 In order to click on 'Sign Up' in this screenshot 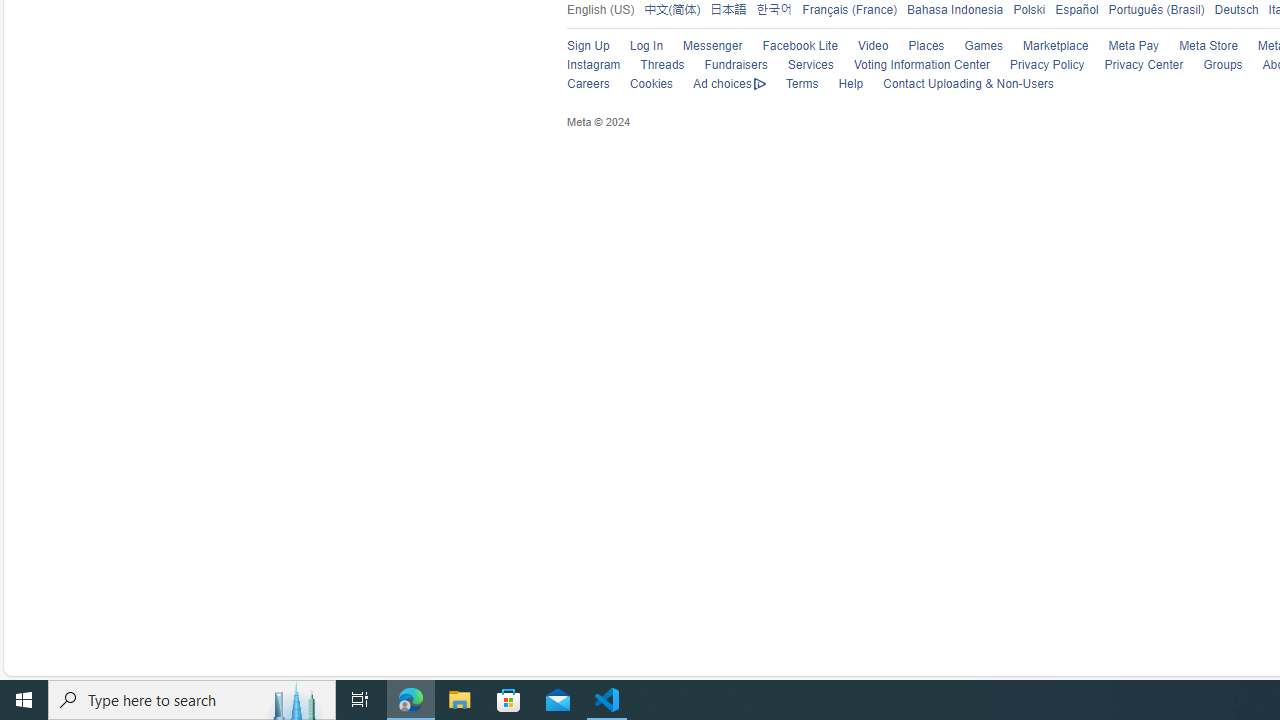, I will do `click(587, 45)`.